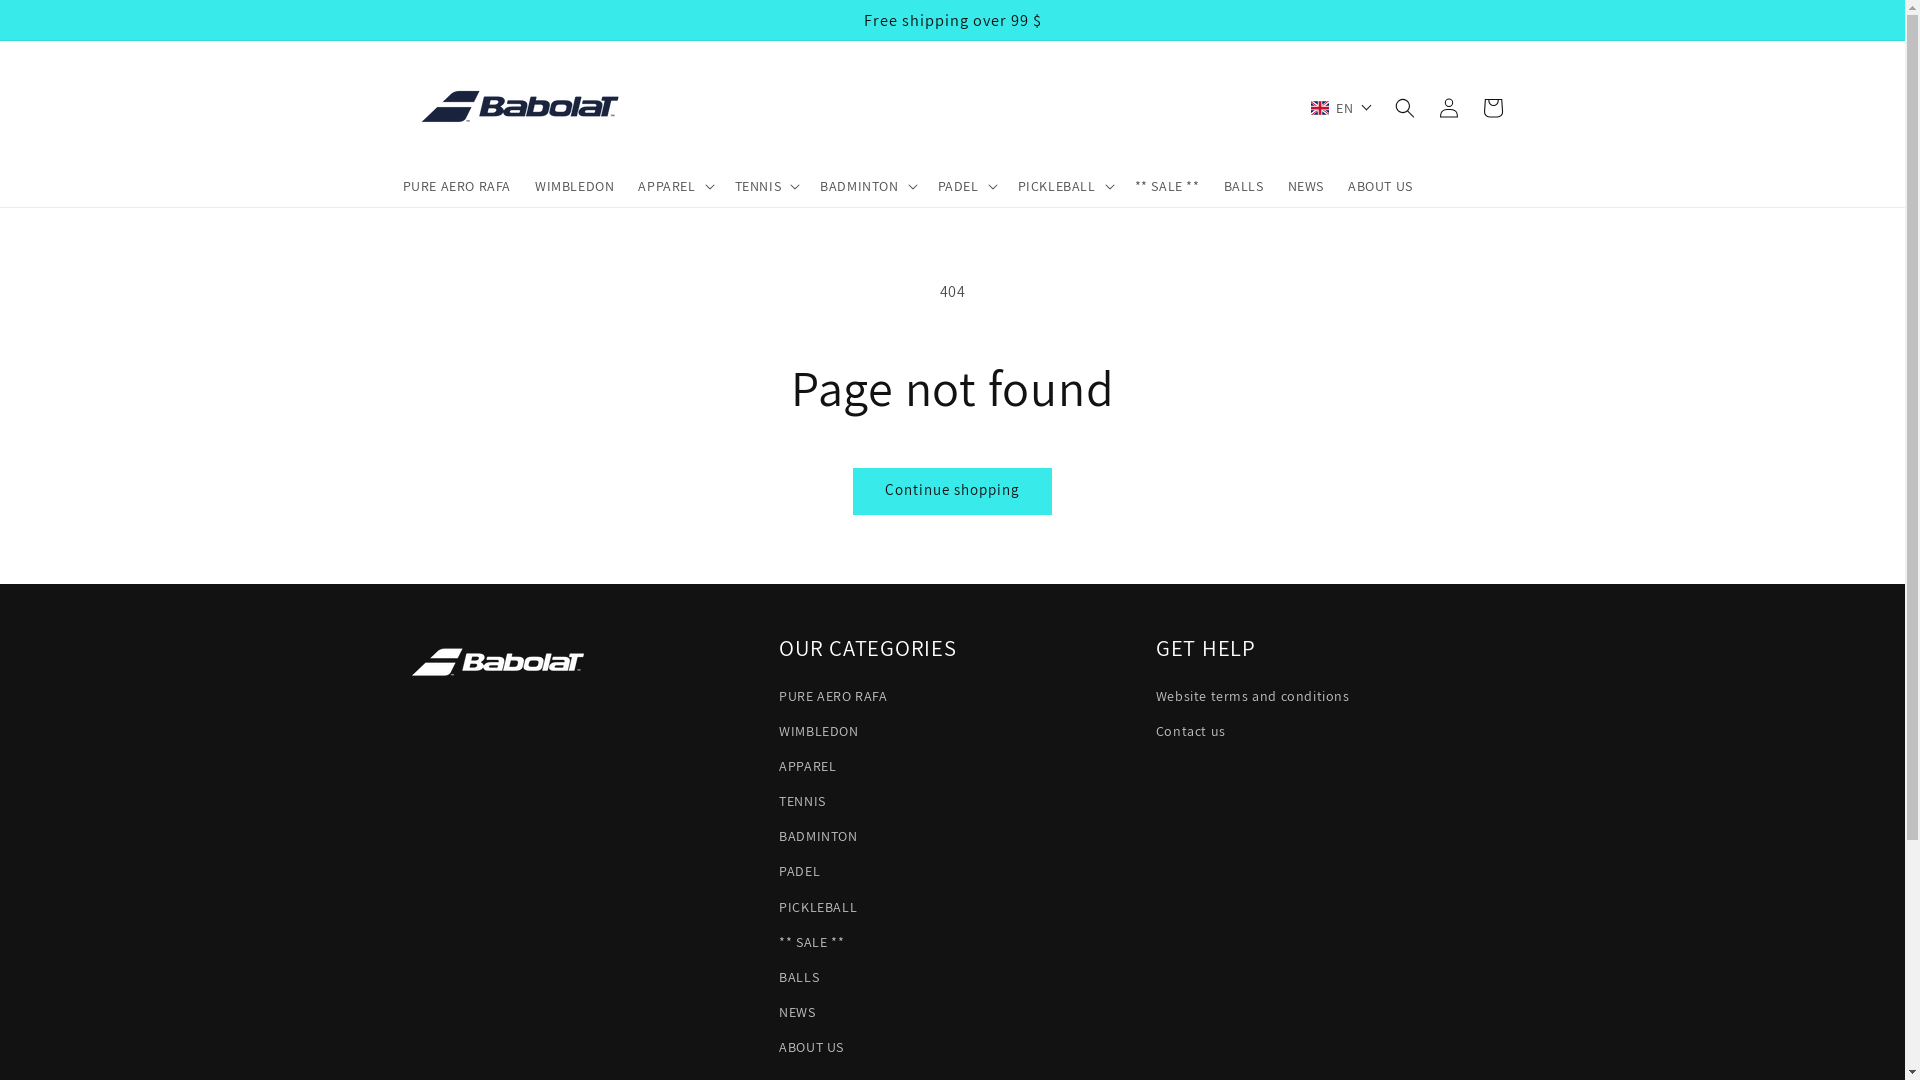 The height and width of the screenshot is (1080, 1920). What do you see at coordinates (777, 697) in the screenshot?
I see `'PURE AERO RAFA'` at bounding box center [777, 697].